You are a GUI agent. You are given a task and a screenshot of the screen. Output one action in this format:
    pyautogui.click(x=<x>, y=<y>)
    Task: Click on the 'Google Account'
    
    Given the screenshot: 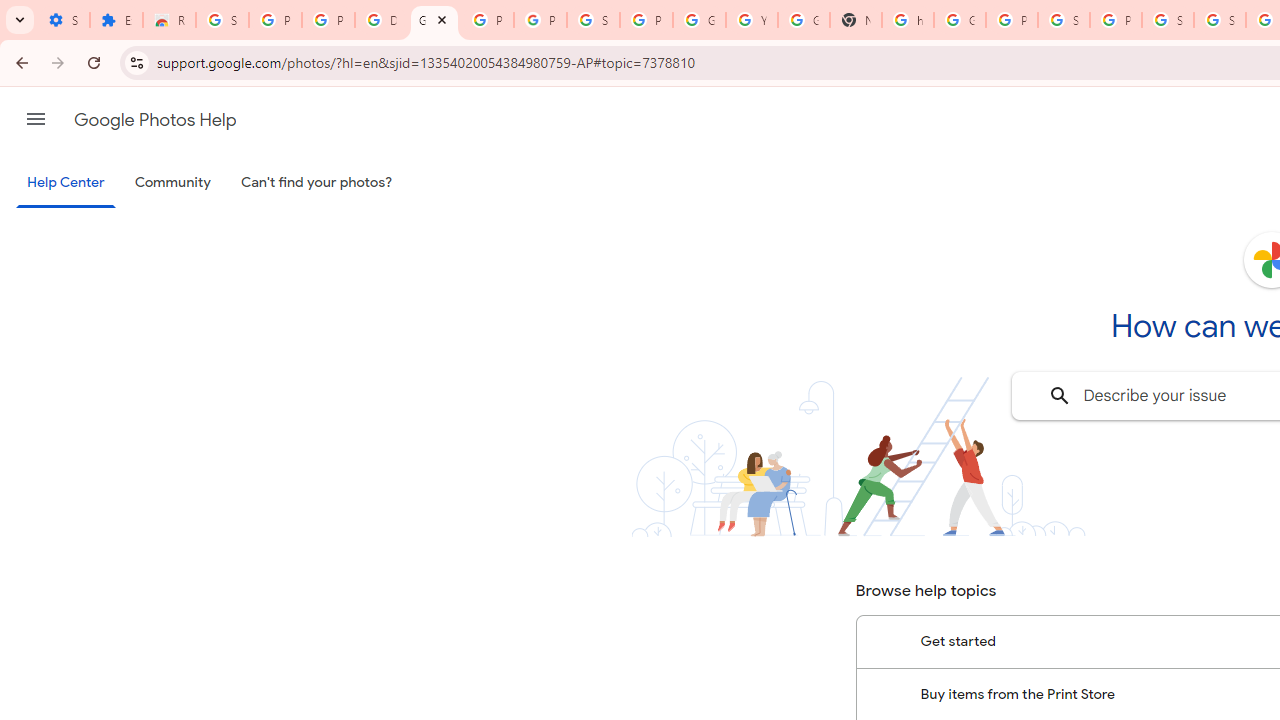 What is the action you would take?
    pyautogui.click(x=699, y=20)
    